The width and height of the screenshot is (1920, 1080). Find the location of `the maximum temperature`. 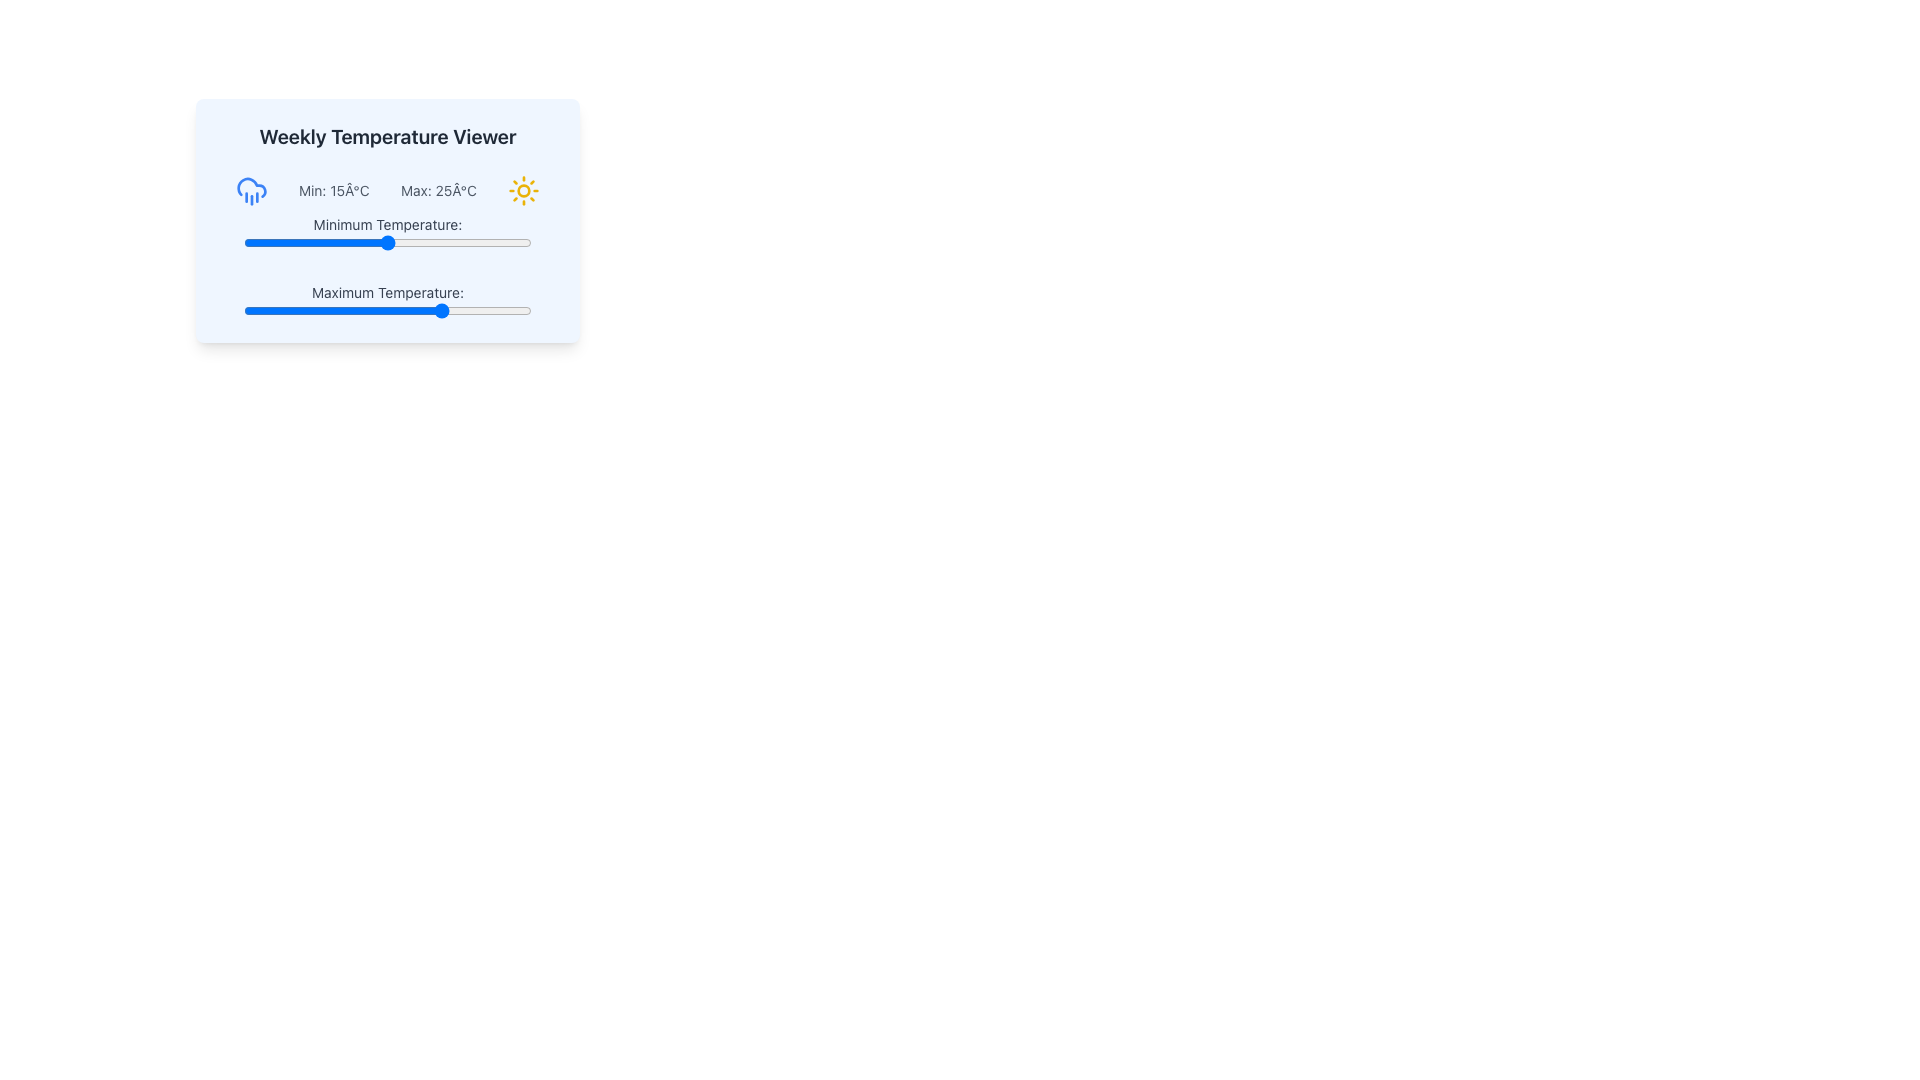

the maximum temperature is located at coordinates (444, 311).